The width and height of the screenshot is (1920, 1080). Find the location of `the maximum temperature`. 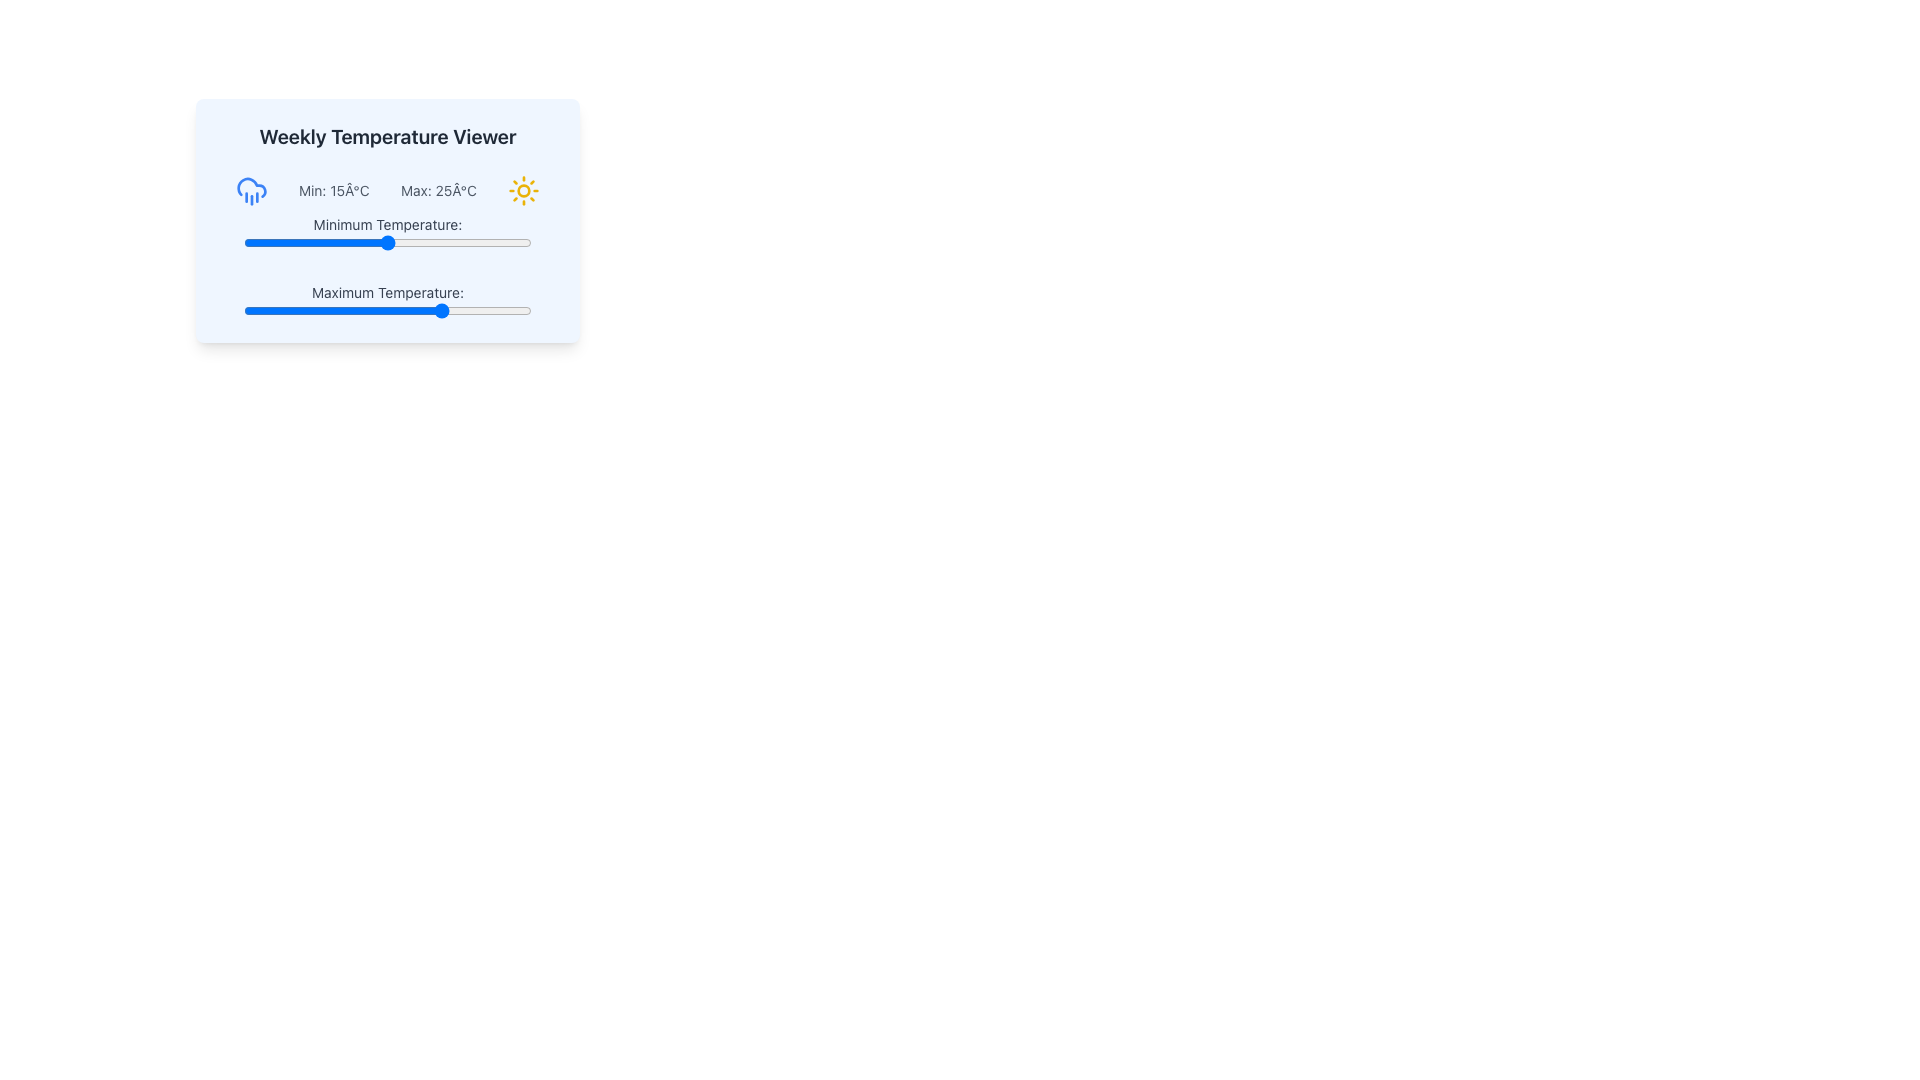

the maximum temperature is located at coordinates (444, 311).